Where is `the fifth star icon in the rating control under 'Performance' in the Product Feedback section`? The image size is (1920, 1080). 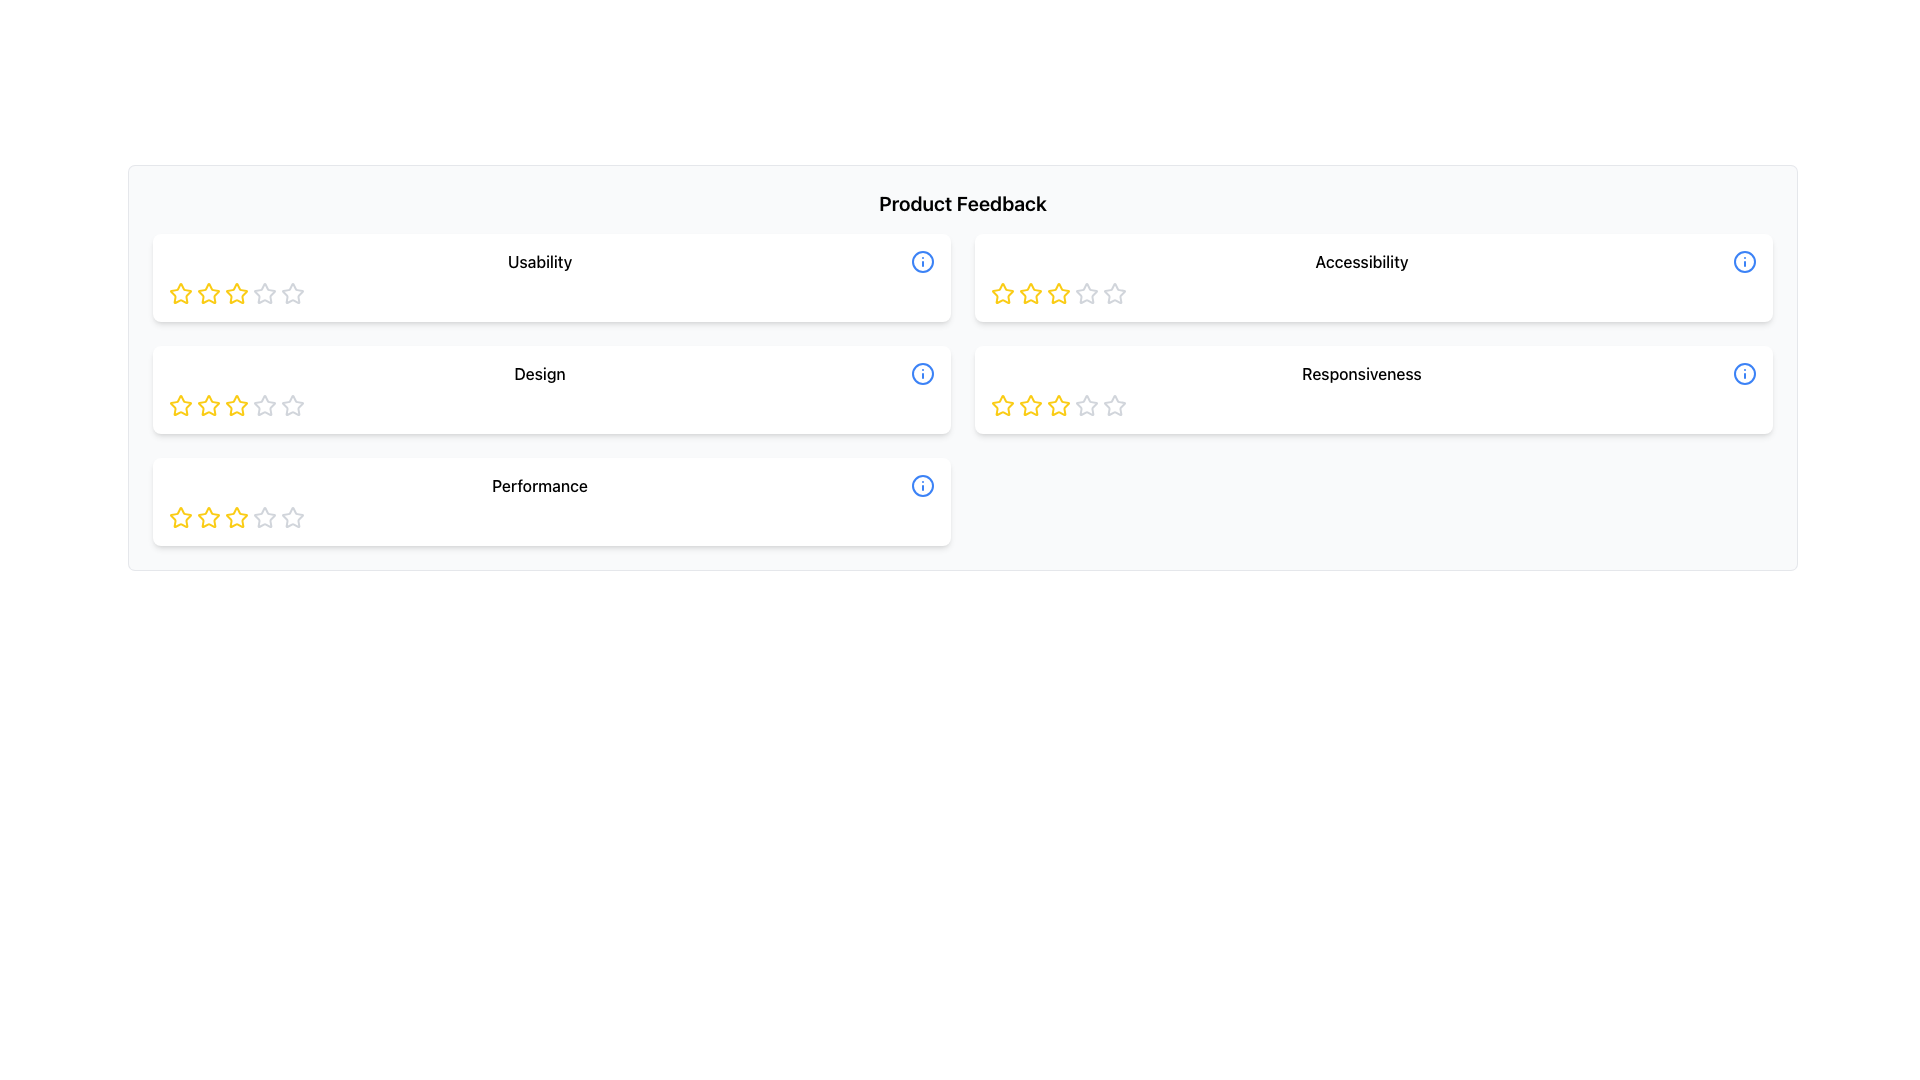
the fifth star icon in the rating control under 'Performance' in the Product Feedback section is located at coordinates (291, 516).